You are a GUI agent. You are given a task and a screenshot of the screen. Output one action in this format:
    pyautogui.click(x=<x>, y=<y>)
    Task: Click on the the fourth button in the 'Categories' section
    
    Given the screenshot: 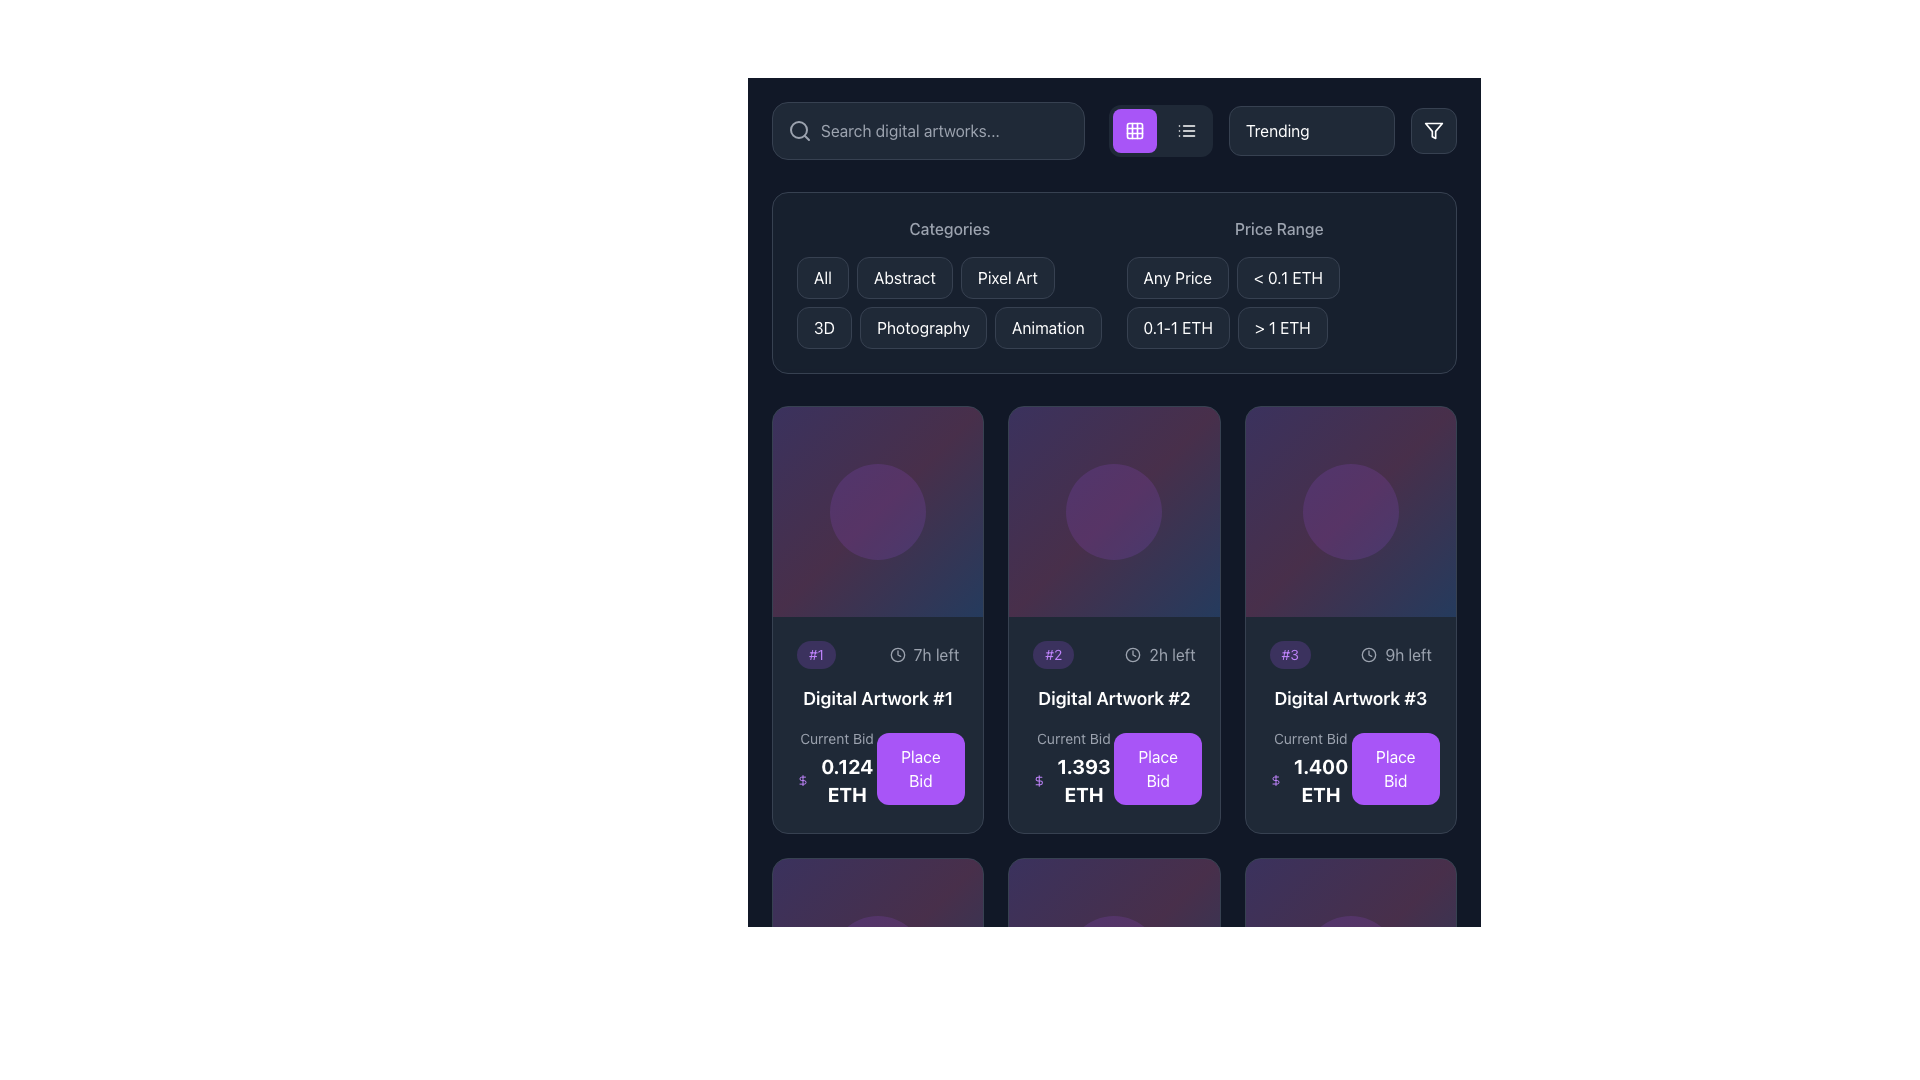 What is the action you would take?
    pyautogui.click(x=824, y=326)
    